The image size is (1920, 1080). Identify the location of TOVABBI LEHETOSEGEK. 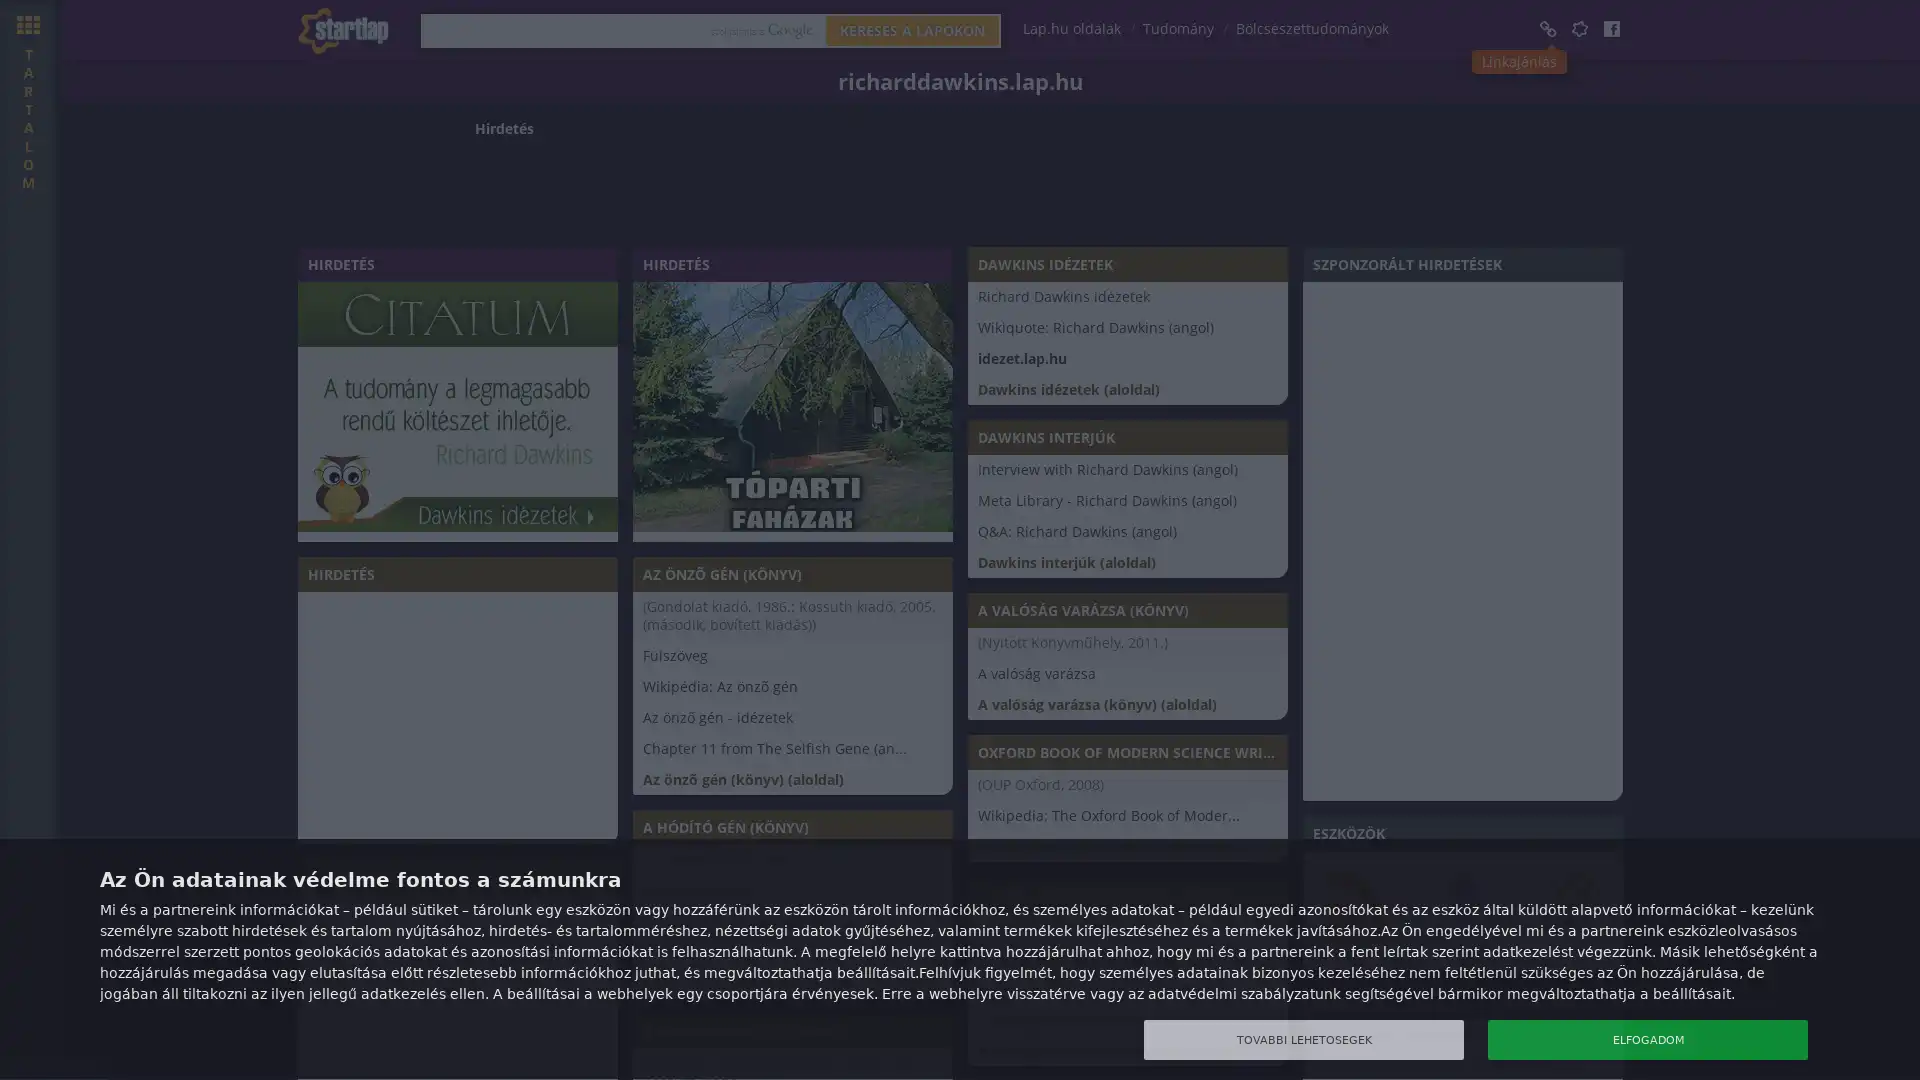
(1304, 1039).